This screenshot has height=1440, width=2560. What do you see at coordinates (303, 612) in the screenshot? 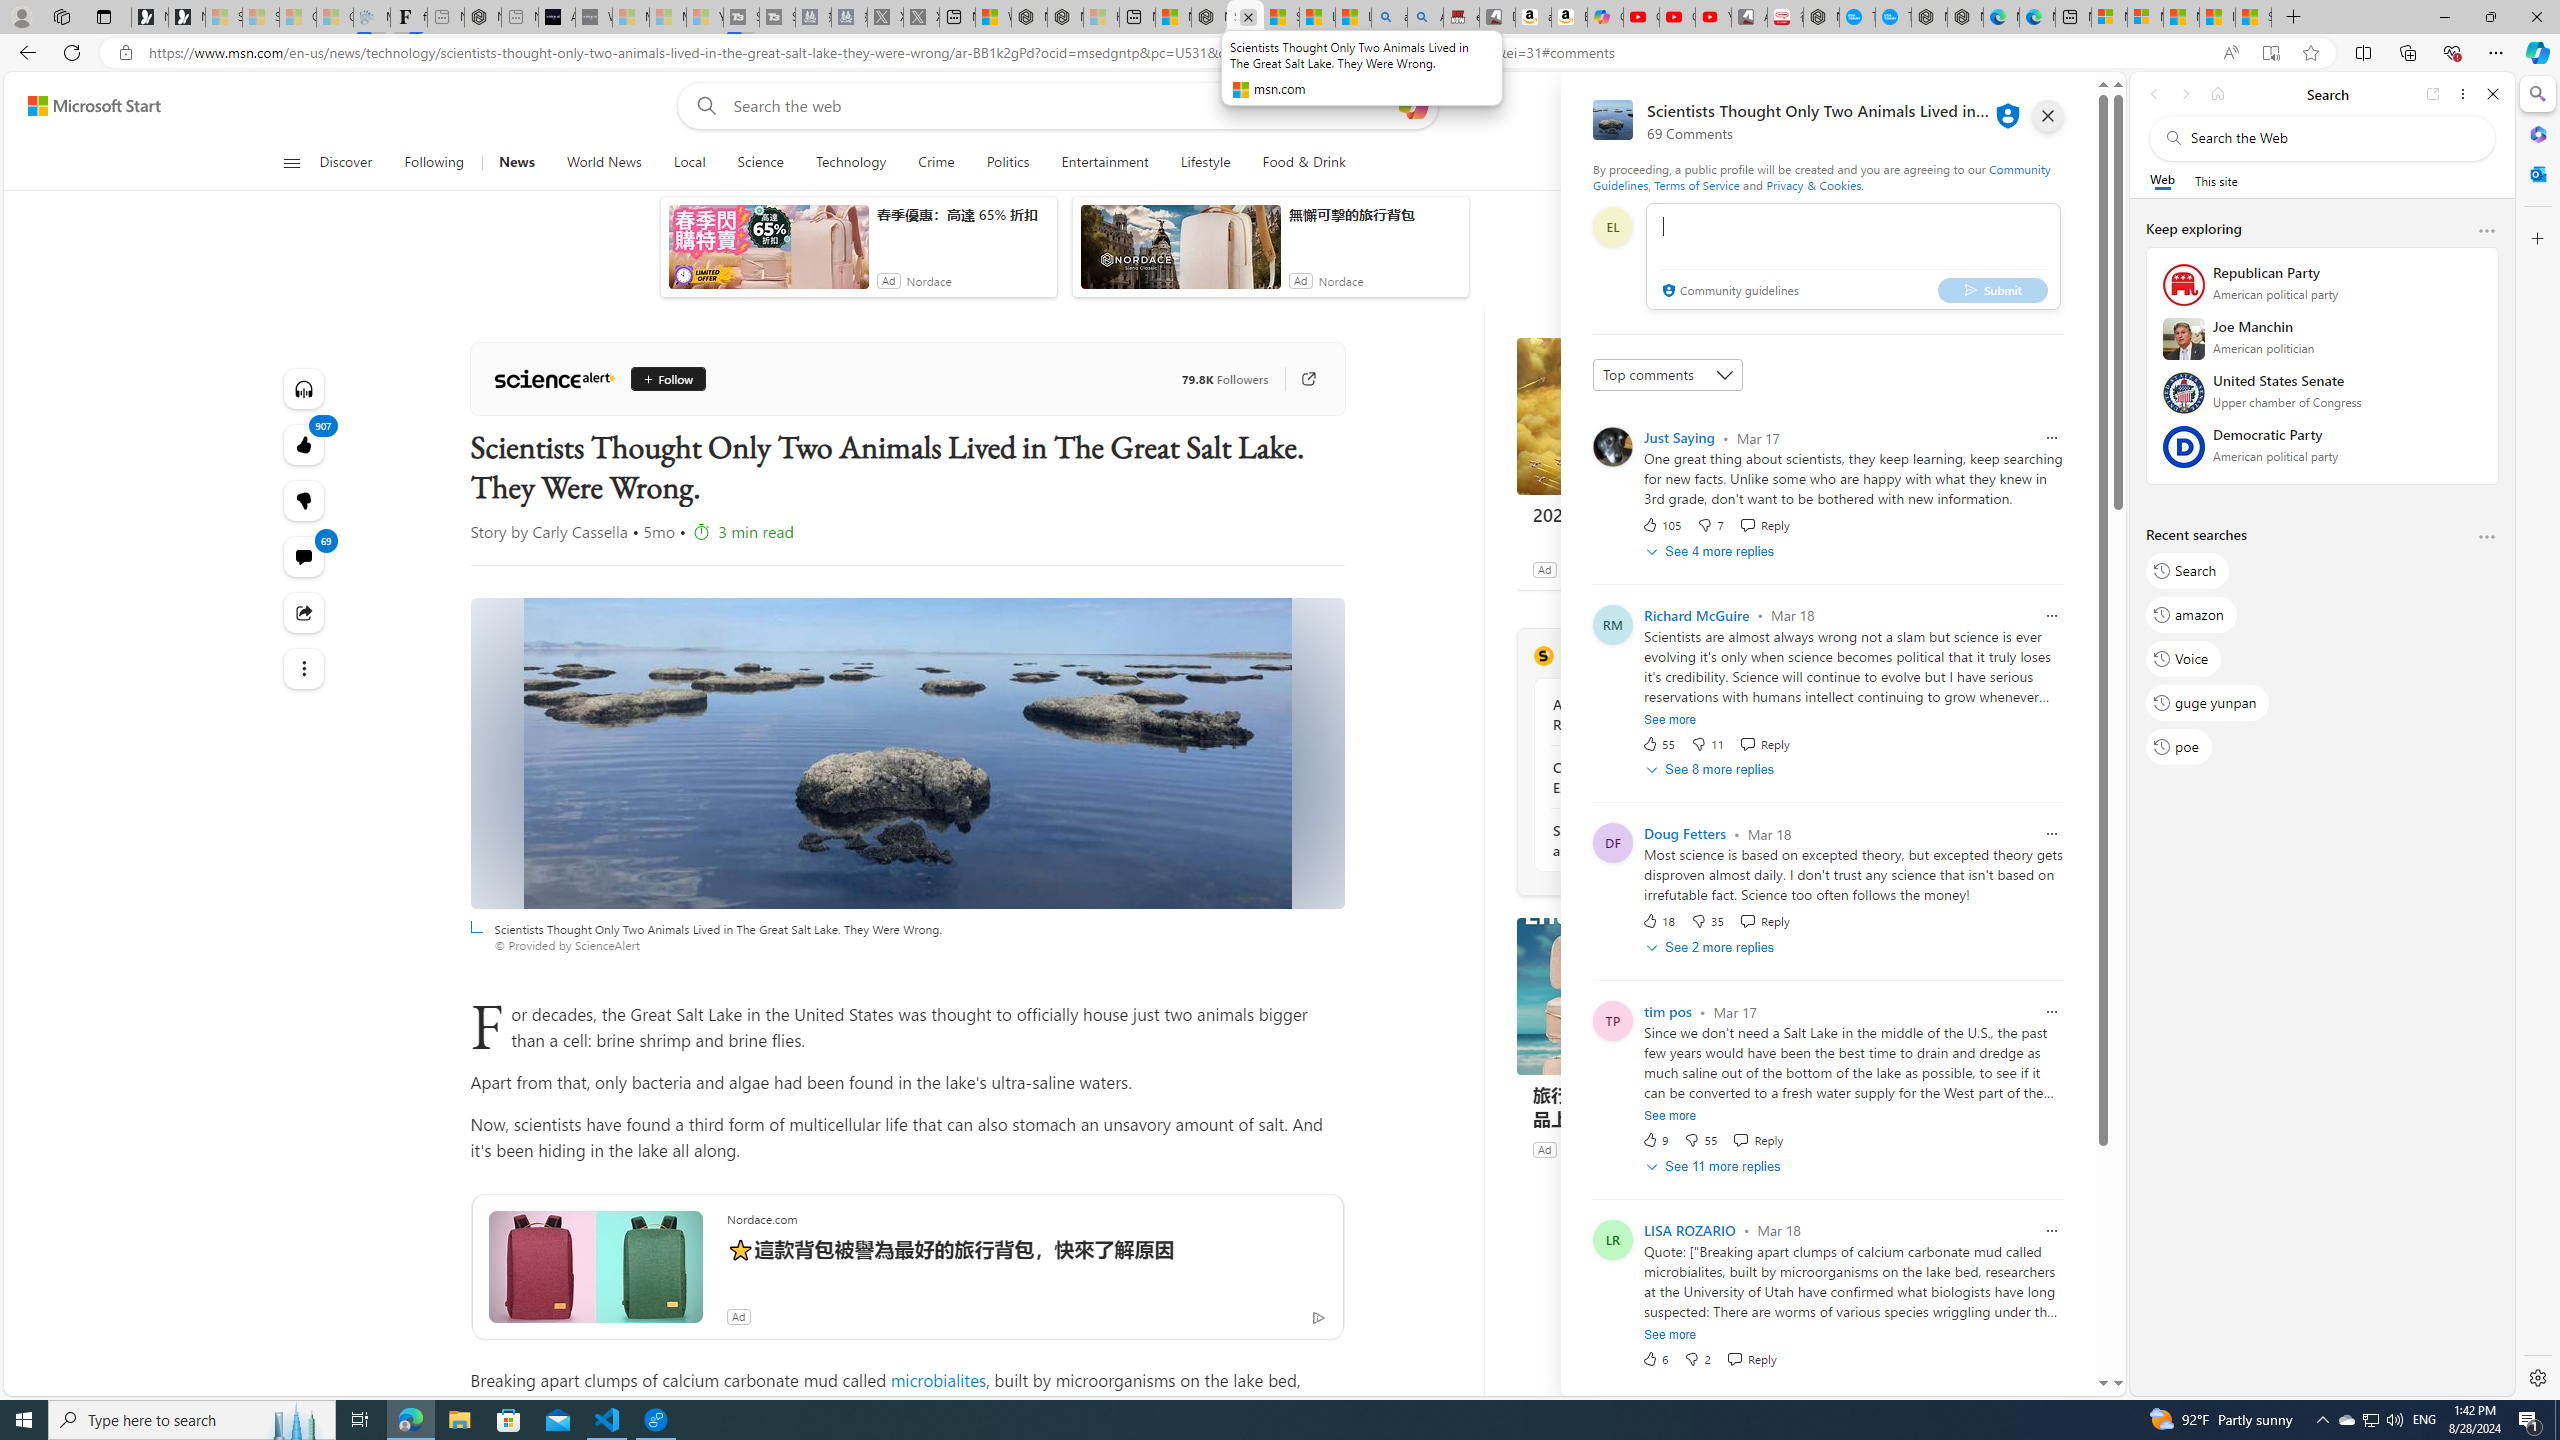
I see `'Share this story'` at bounding box center [303, 612].